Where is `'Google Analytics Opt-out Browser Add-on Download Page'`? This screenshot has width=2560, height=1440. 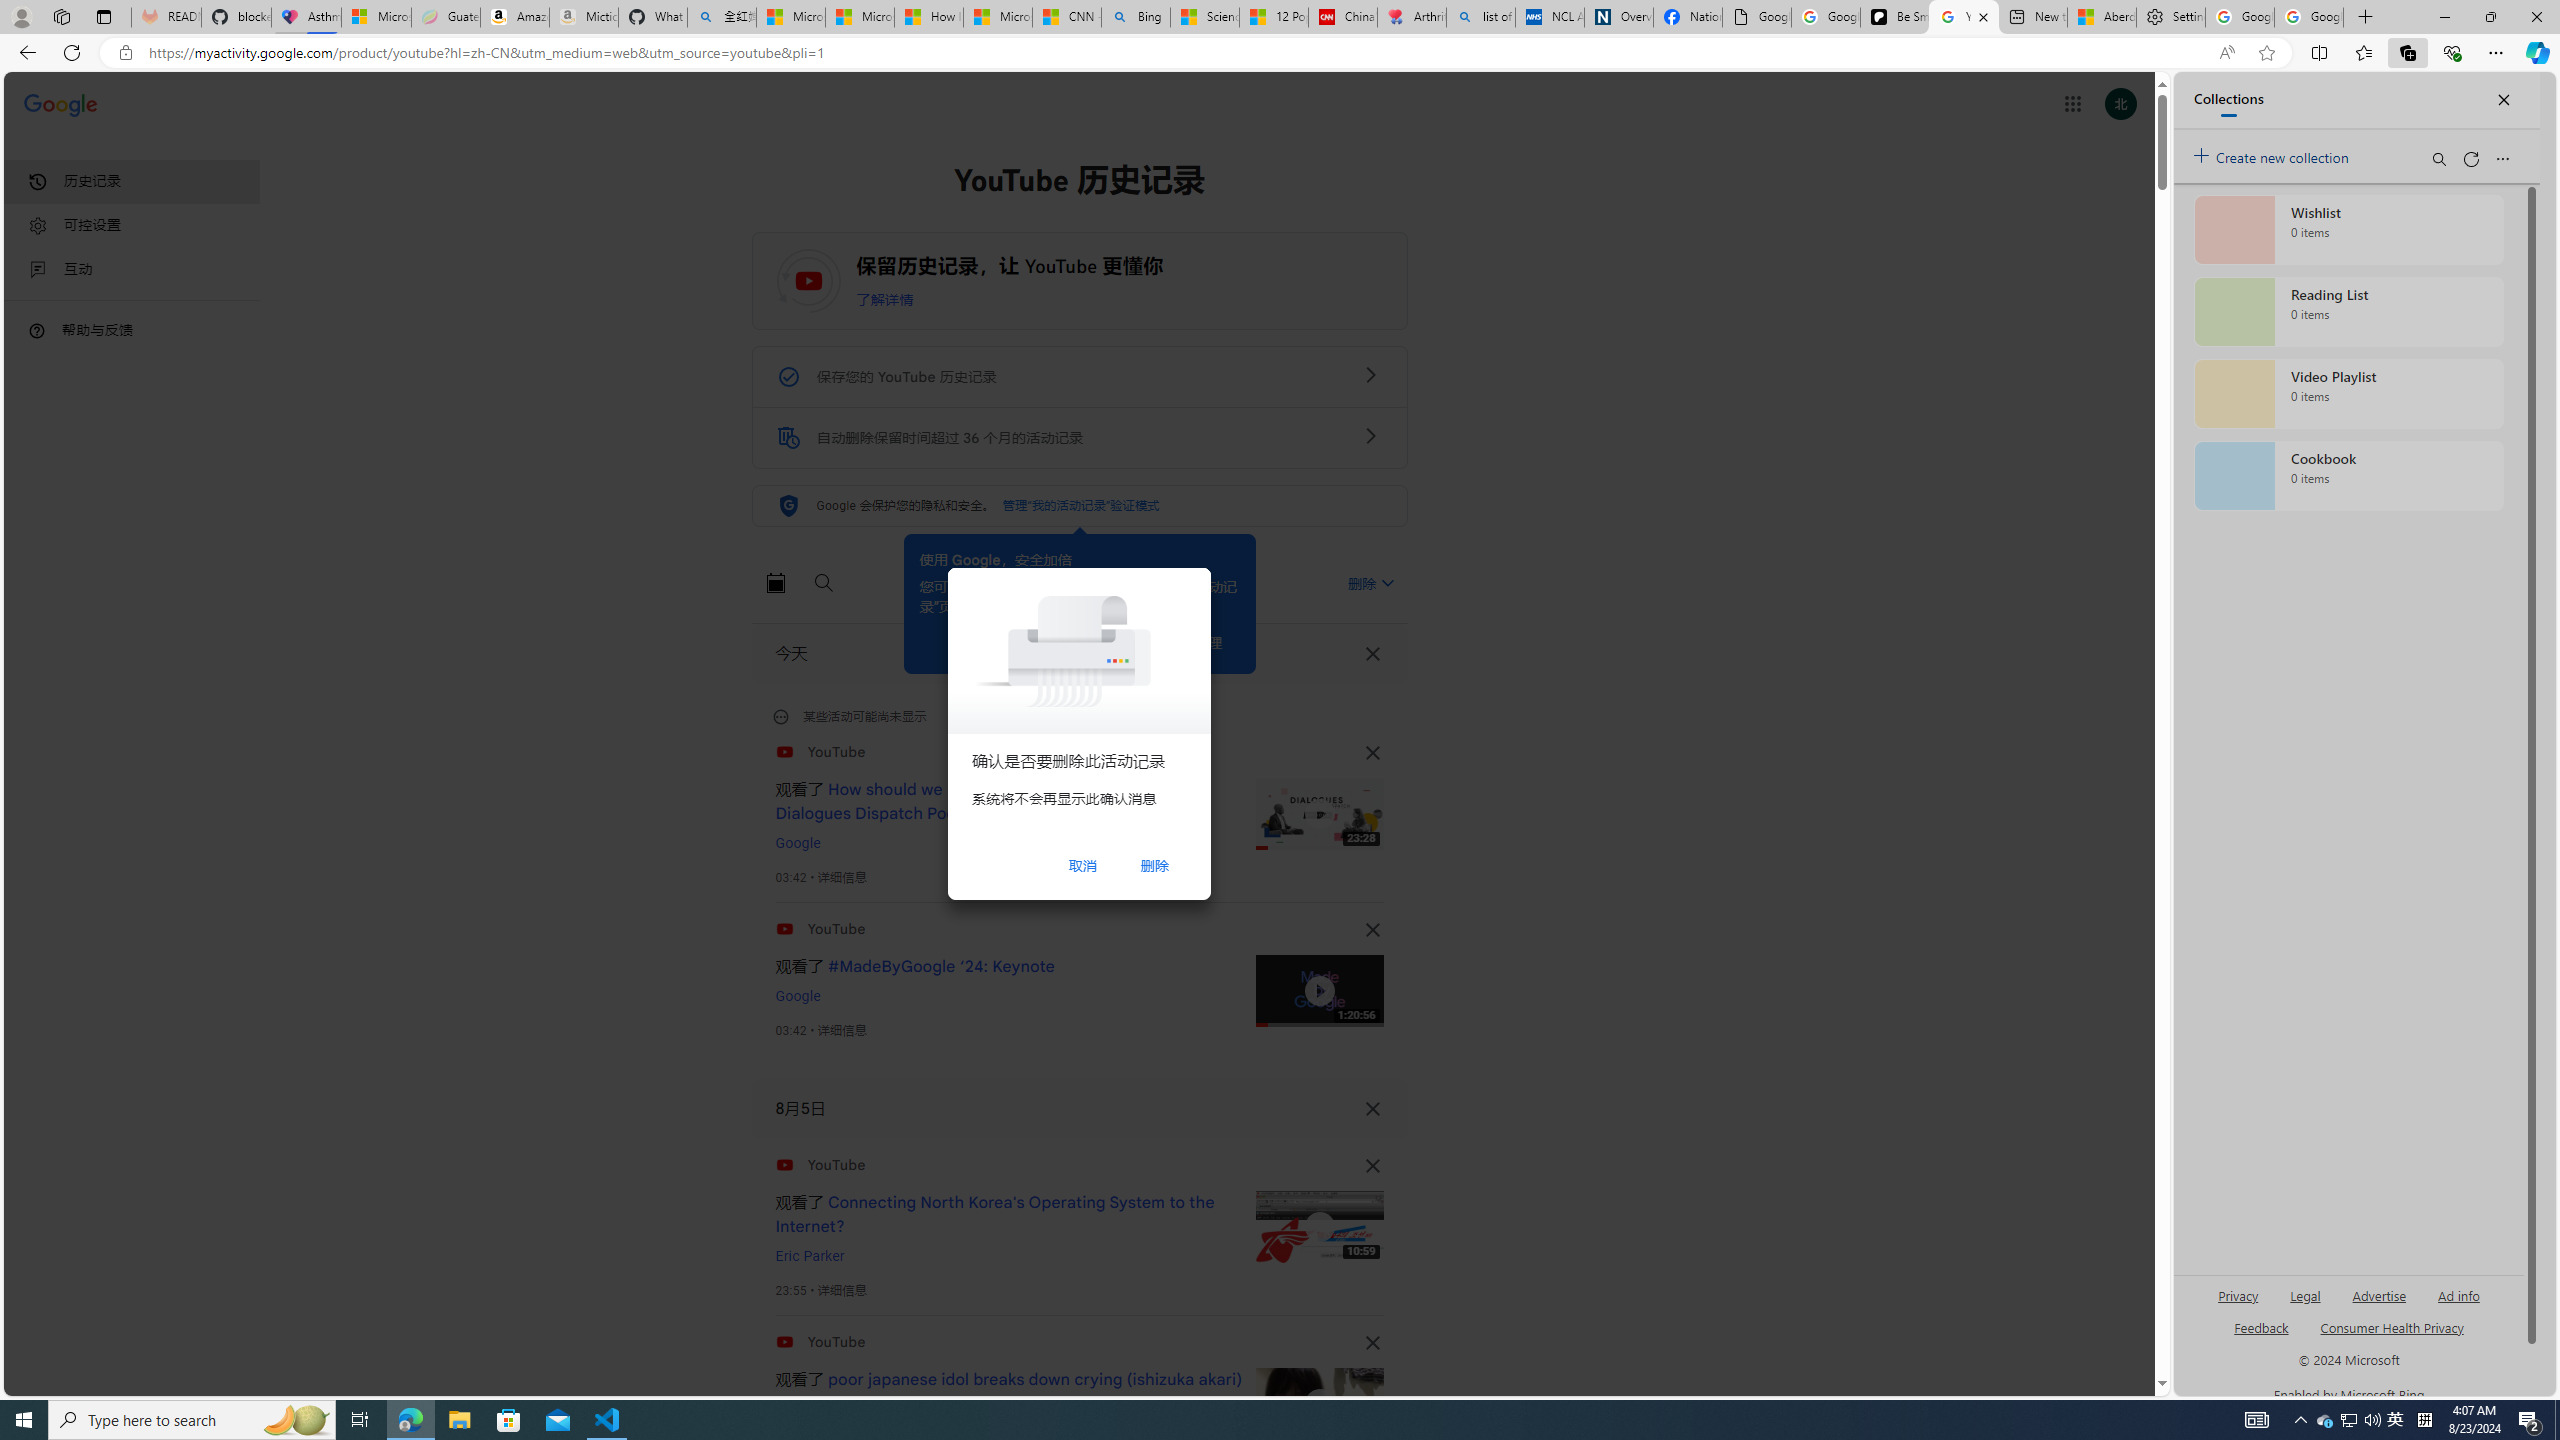 'Google Analytics Opt-out Browser Add-on Download Page' is located at coordinates (1756, 16).